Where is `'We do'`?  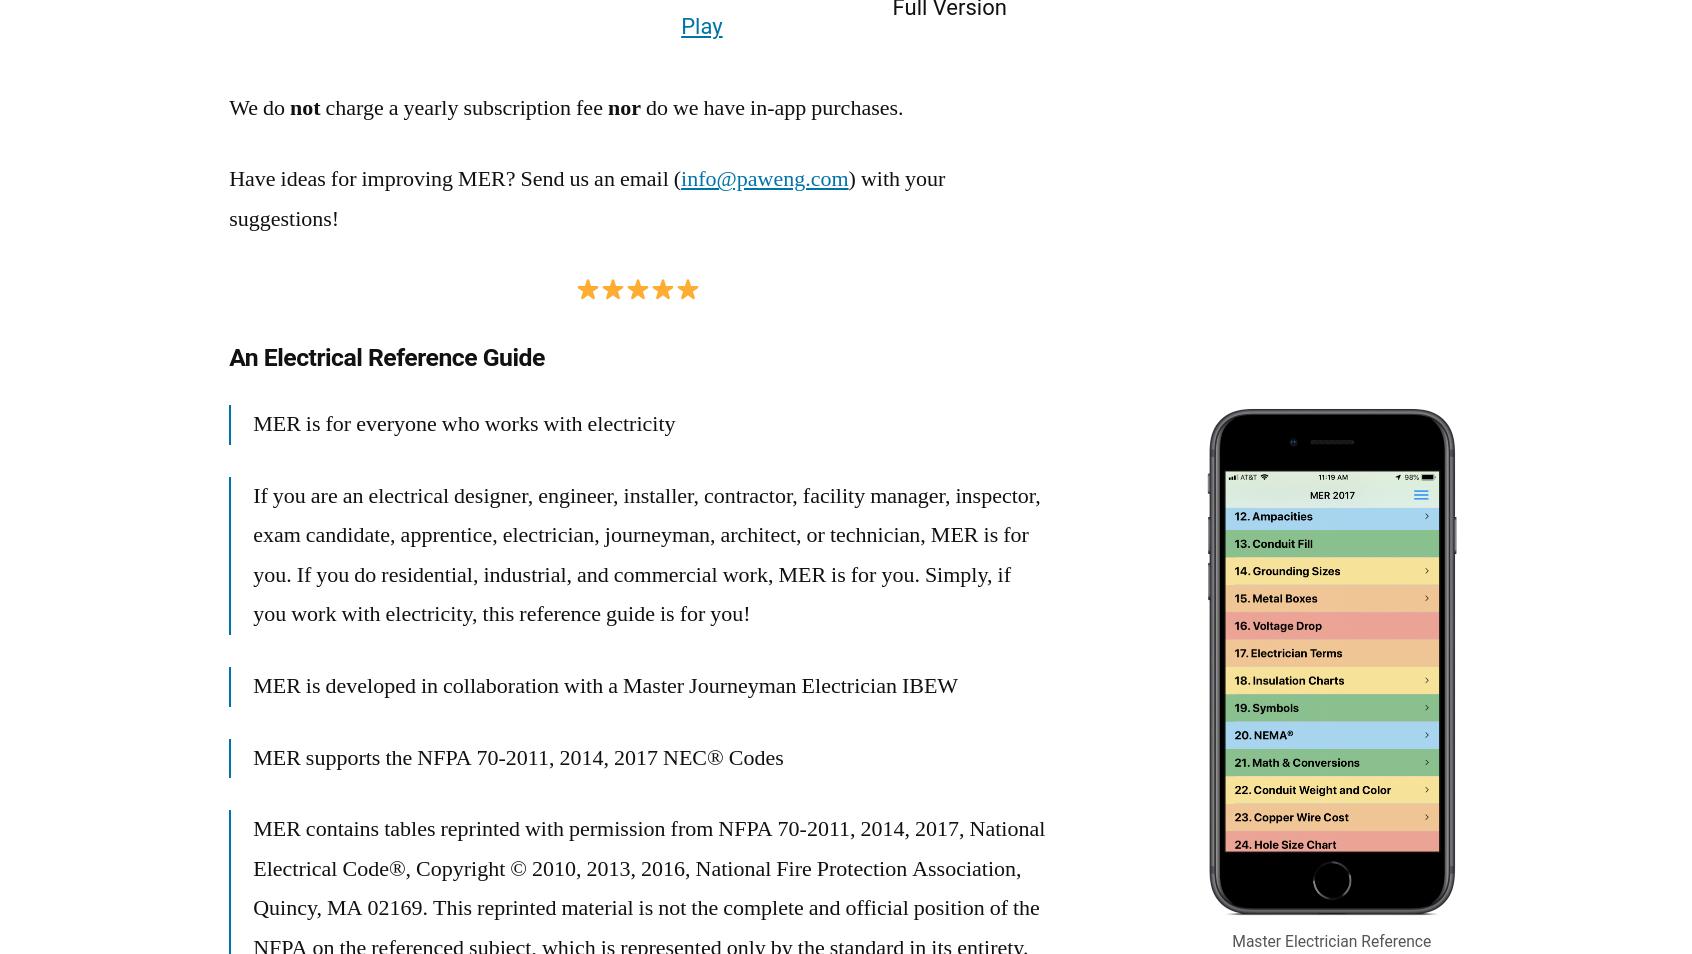
'We do' is located at coordinates (228, 106).